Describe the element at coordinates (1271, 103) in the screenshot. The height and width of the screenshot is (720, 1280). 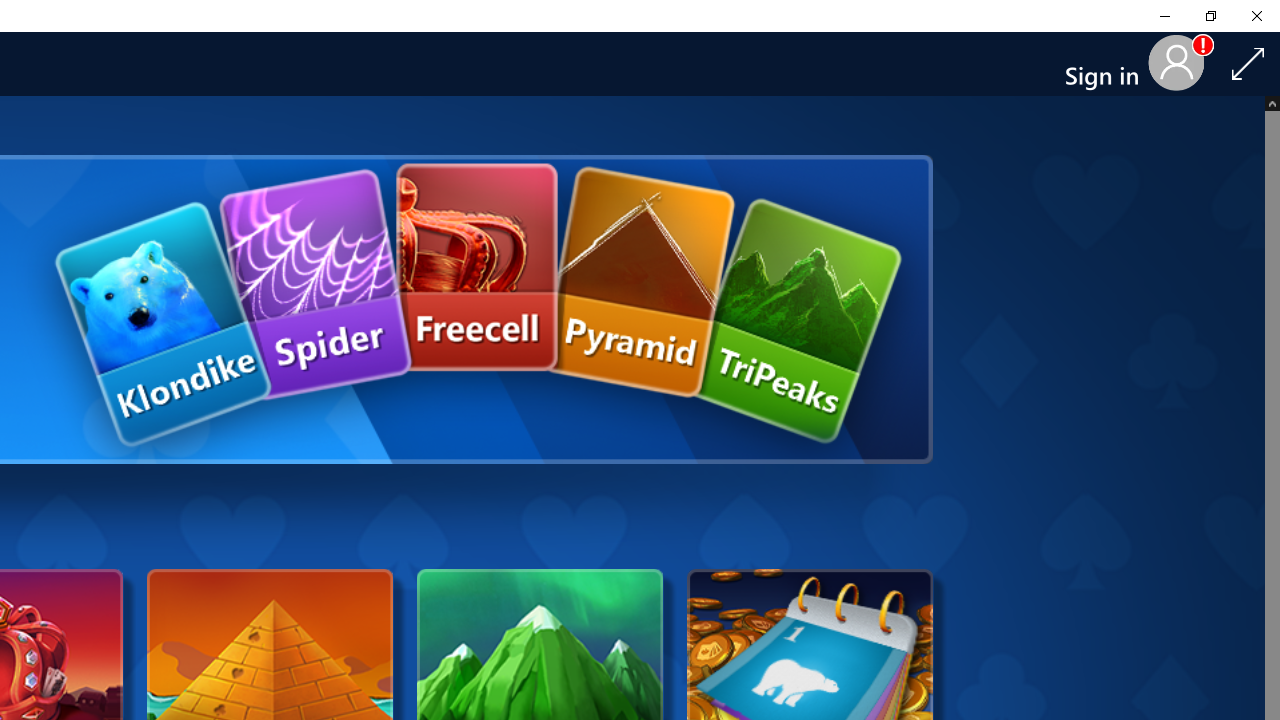
I see `'AutomationID: up_arrow_0'` at that location.